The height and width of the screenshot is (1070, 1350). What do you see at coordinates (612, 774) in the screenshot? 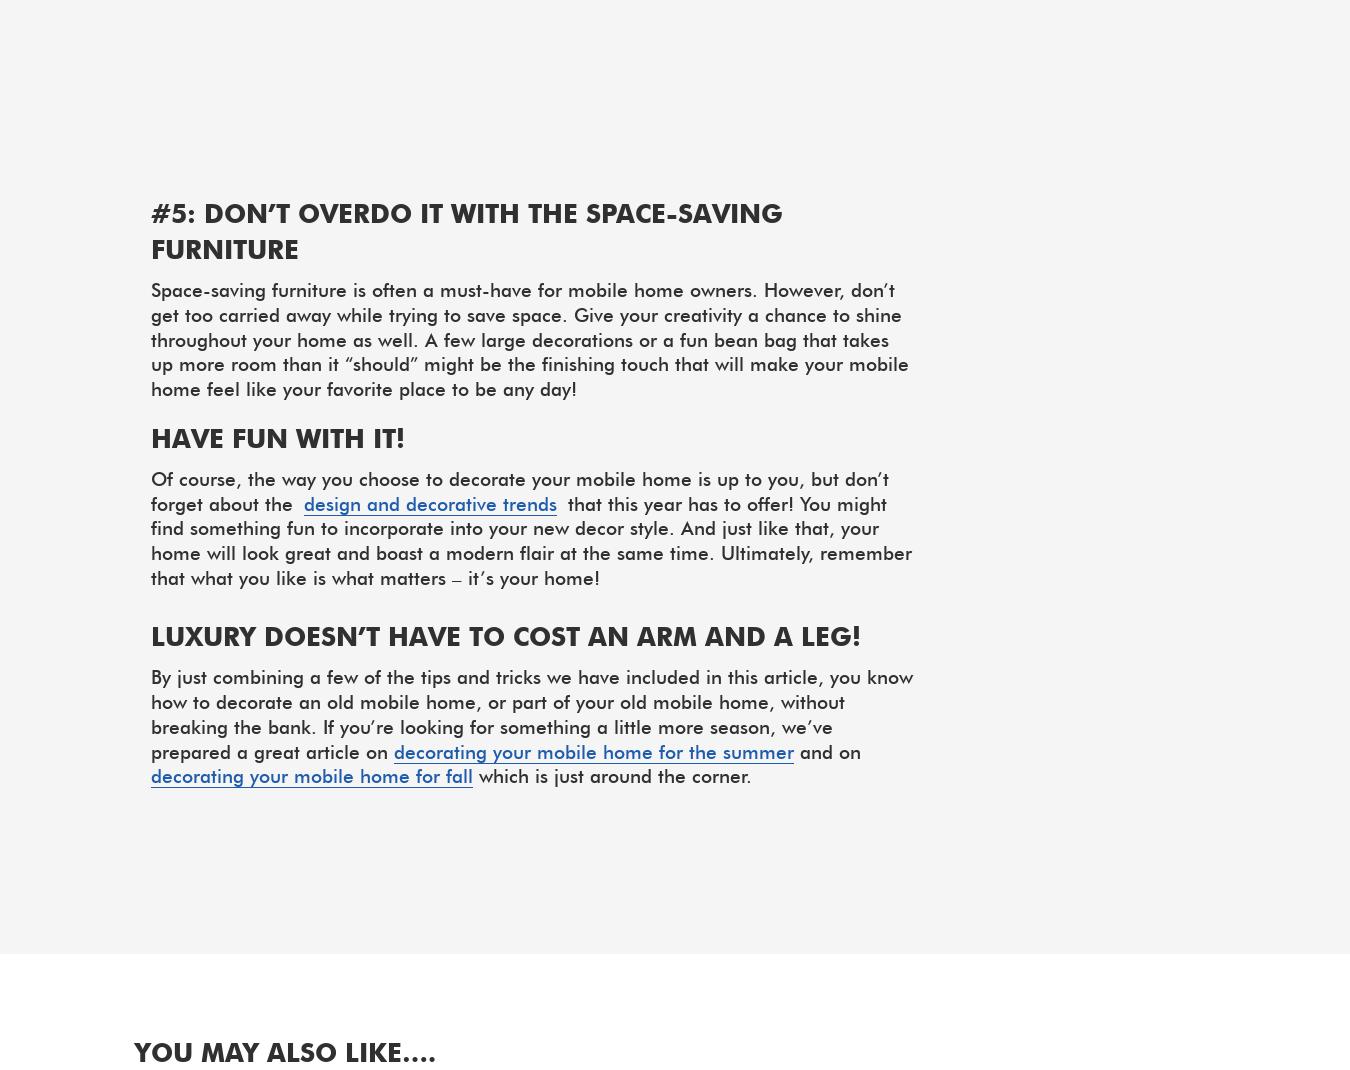
I see `'which is just around the corner.'` at bounding box center [612, 774].